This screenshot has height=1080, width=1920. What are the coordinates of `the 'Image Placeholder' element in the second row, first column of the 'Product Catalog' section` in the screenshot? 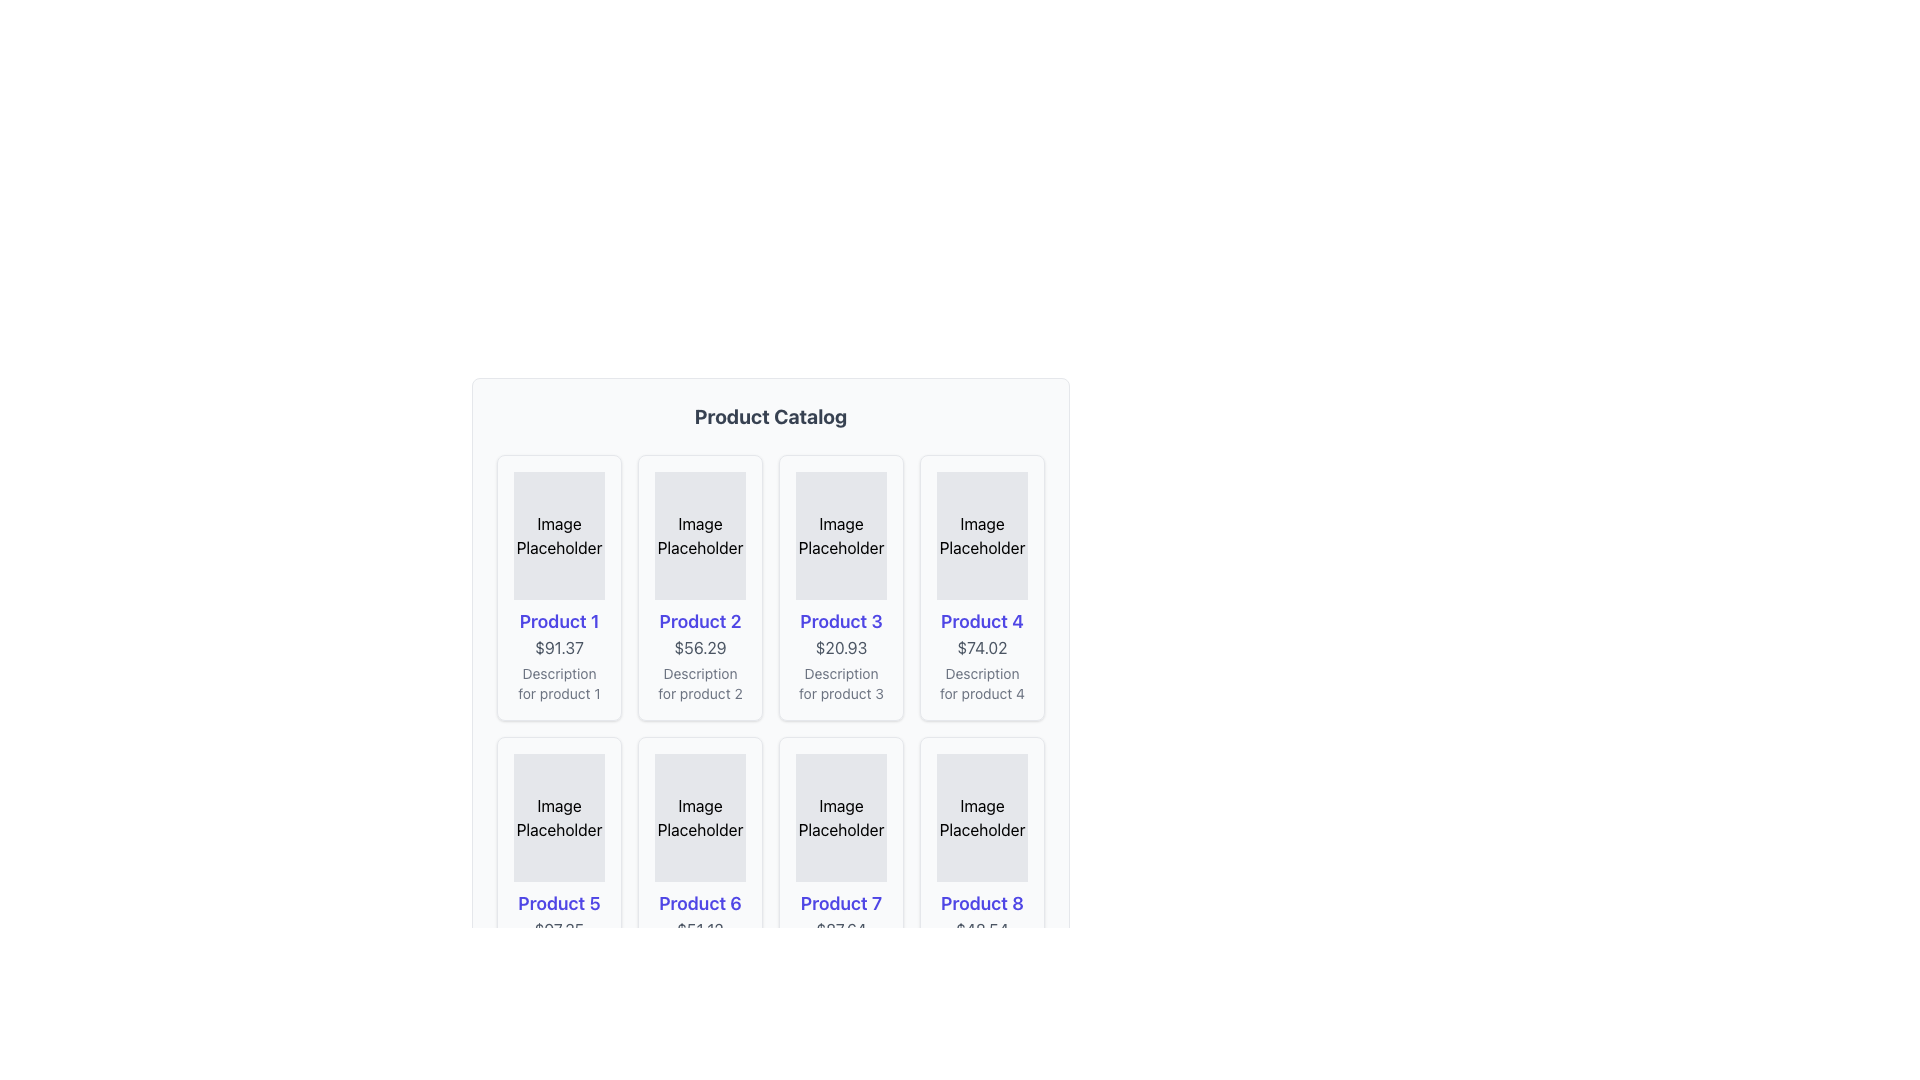 It's located at (559, 817).